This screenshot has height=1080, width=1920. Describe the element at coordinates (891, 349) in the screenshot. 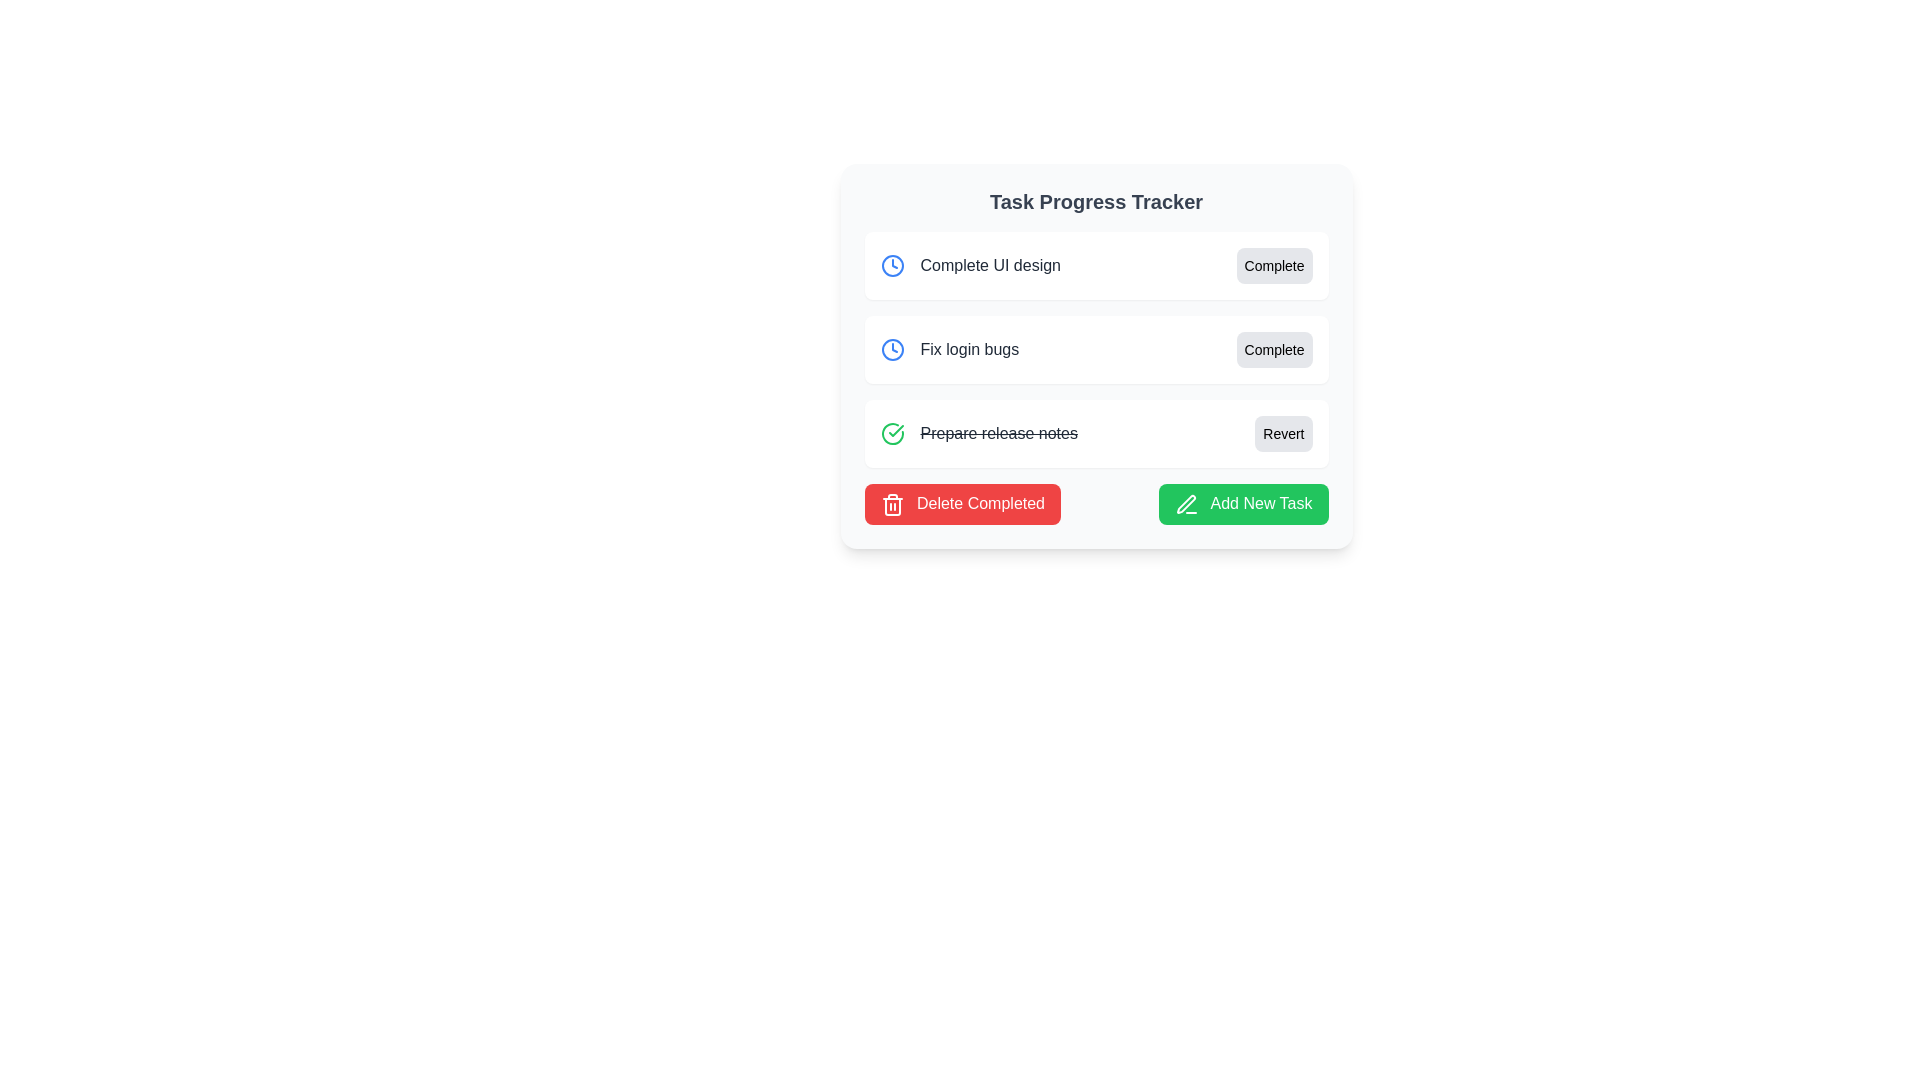

I see `the blue circular outline representing the outer boundary of the clock face in the task list beside the text 'Complete UI design'` at that location.